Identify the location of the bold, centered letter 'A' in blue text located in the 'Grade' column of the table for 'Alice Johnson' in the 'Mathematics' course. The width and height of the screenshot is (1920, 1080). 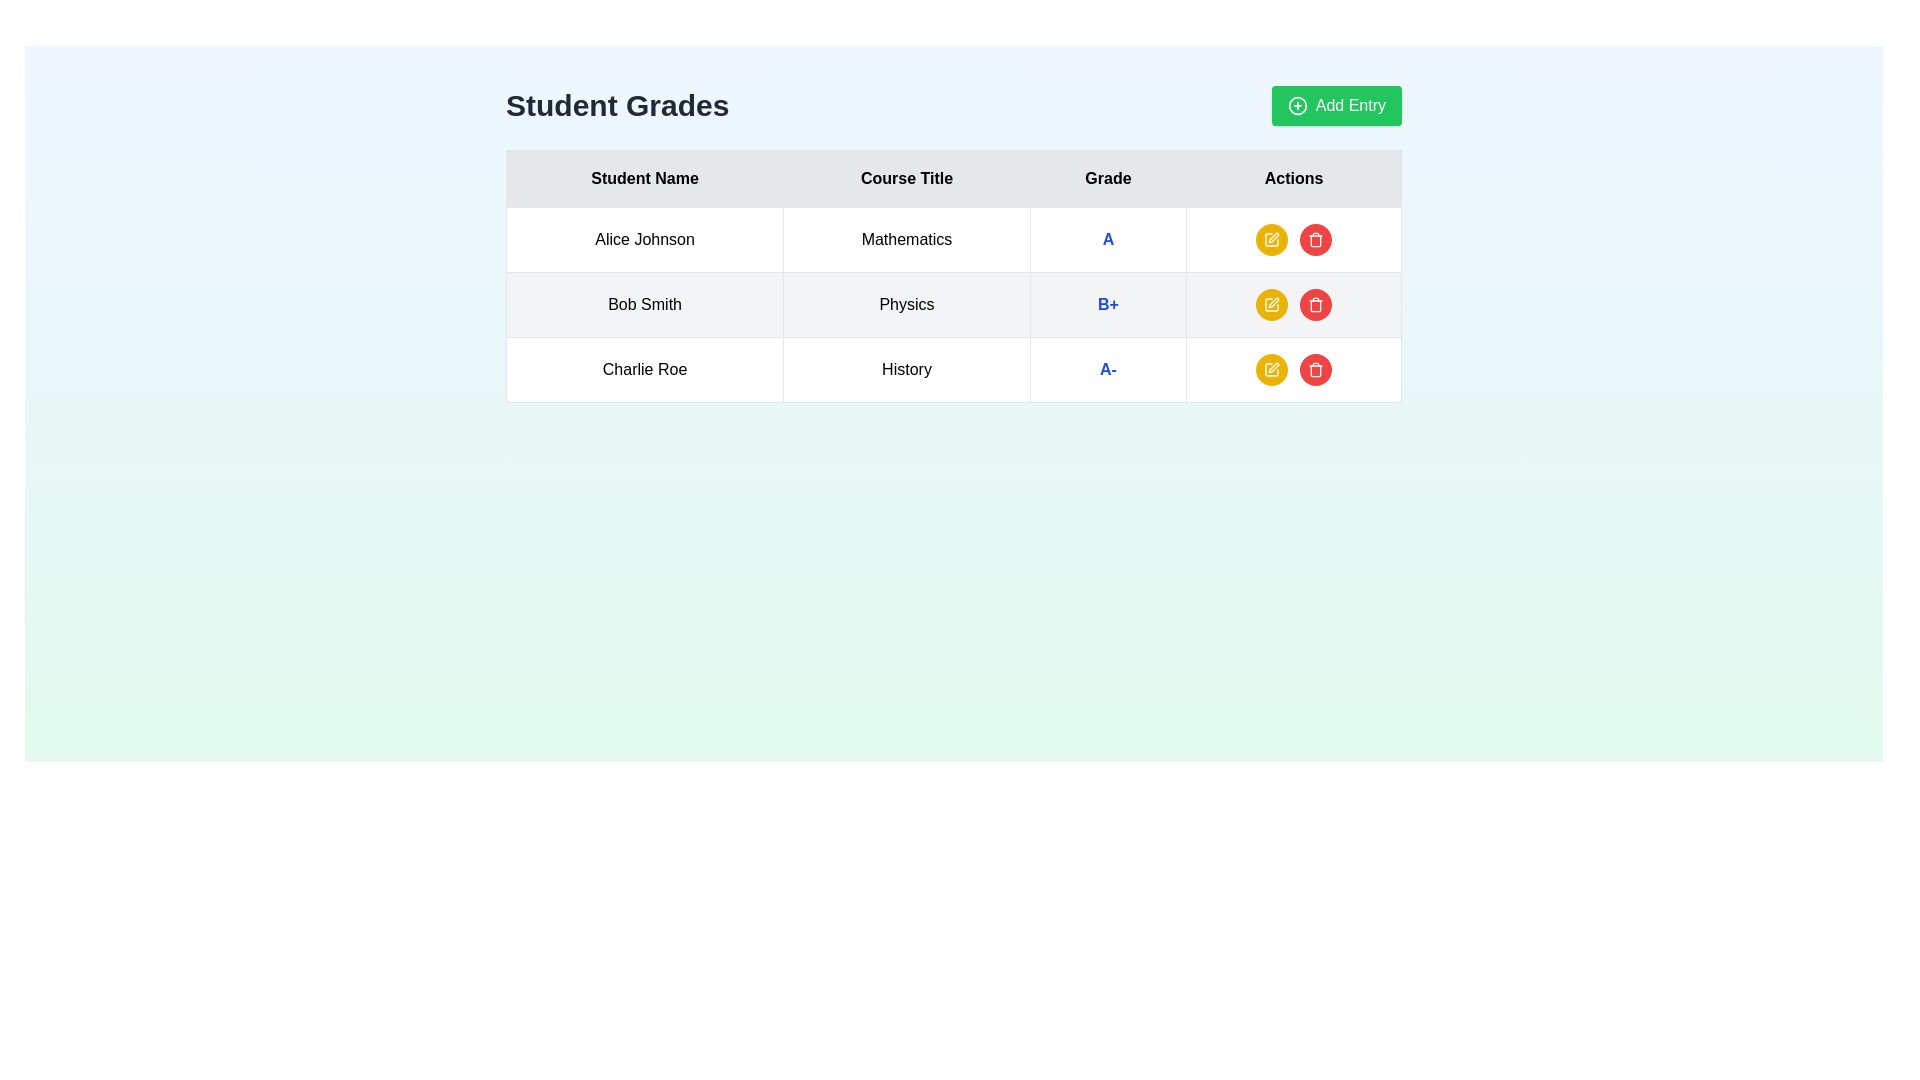
(1107, 238).